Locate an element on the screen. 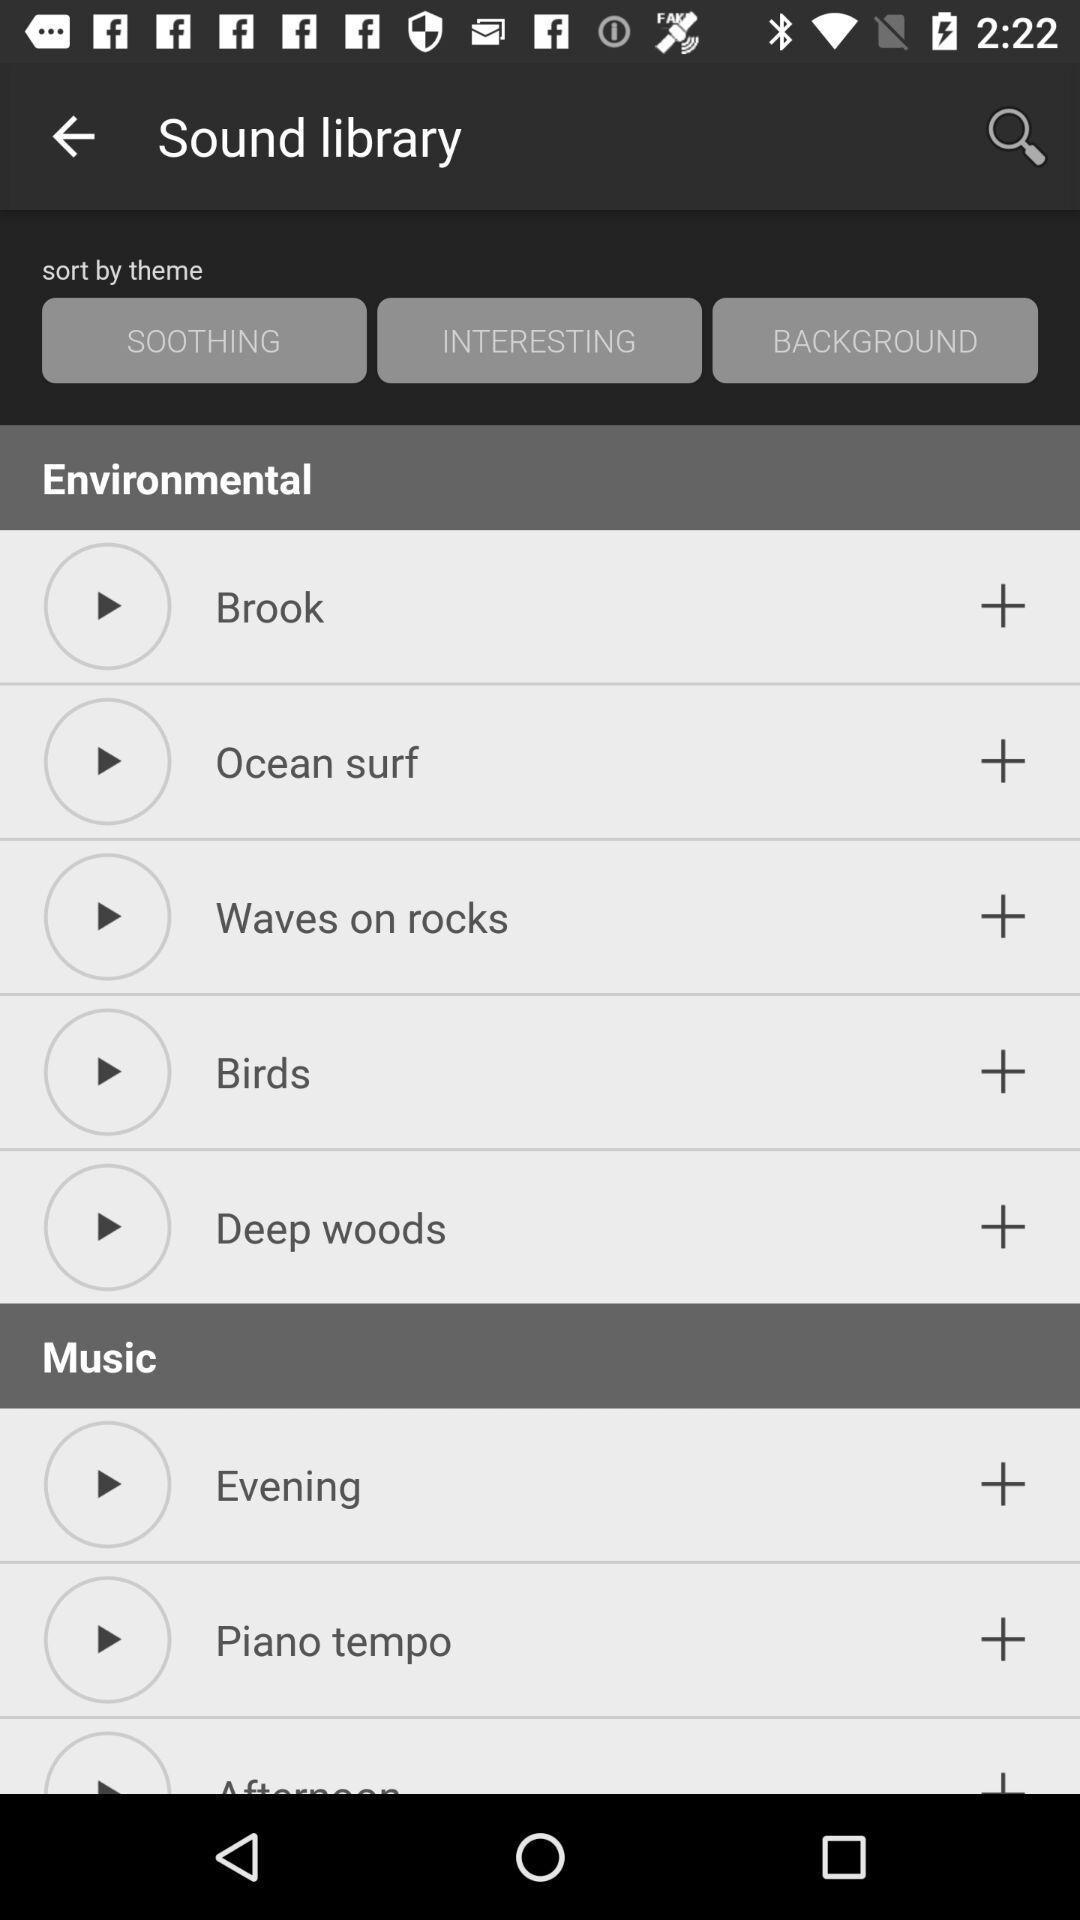 The image size is (1080, 1920). item to the right of interesting is located at coordinates (874, 340).